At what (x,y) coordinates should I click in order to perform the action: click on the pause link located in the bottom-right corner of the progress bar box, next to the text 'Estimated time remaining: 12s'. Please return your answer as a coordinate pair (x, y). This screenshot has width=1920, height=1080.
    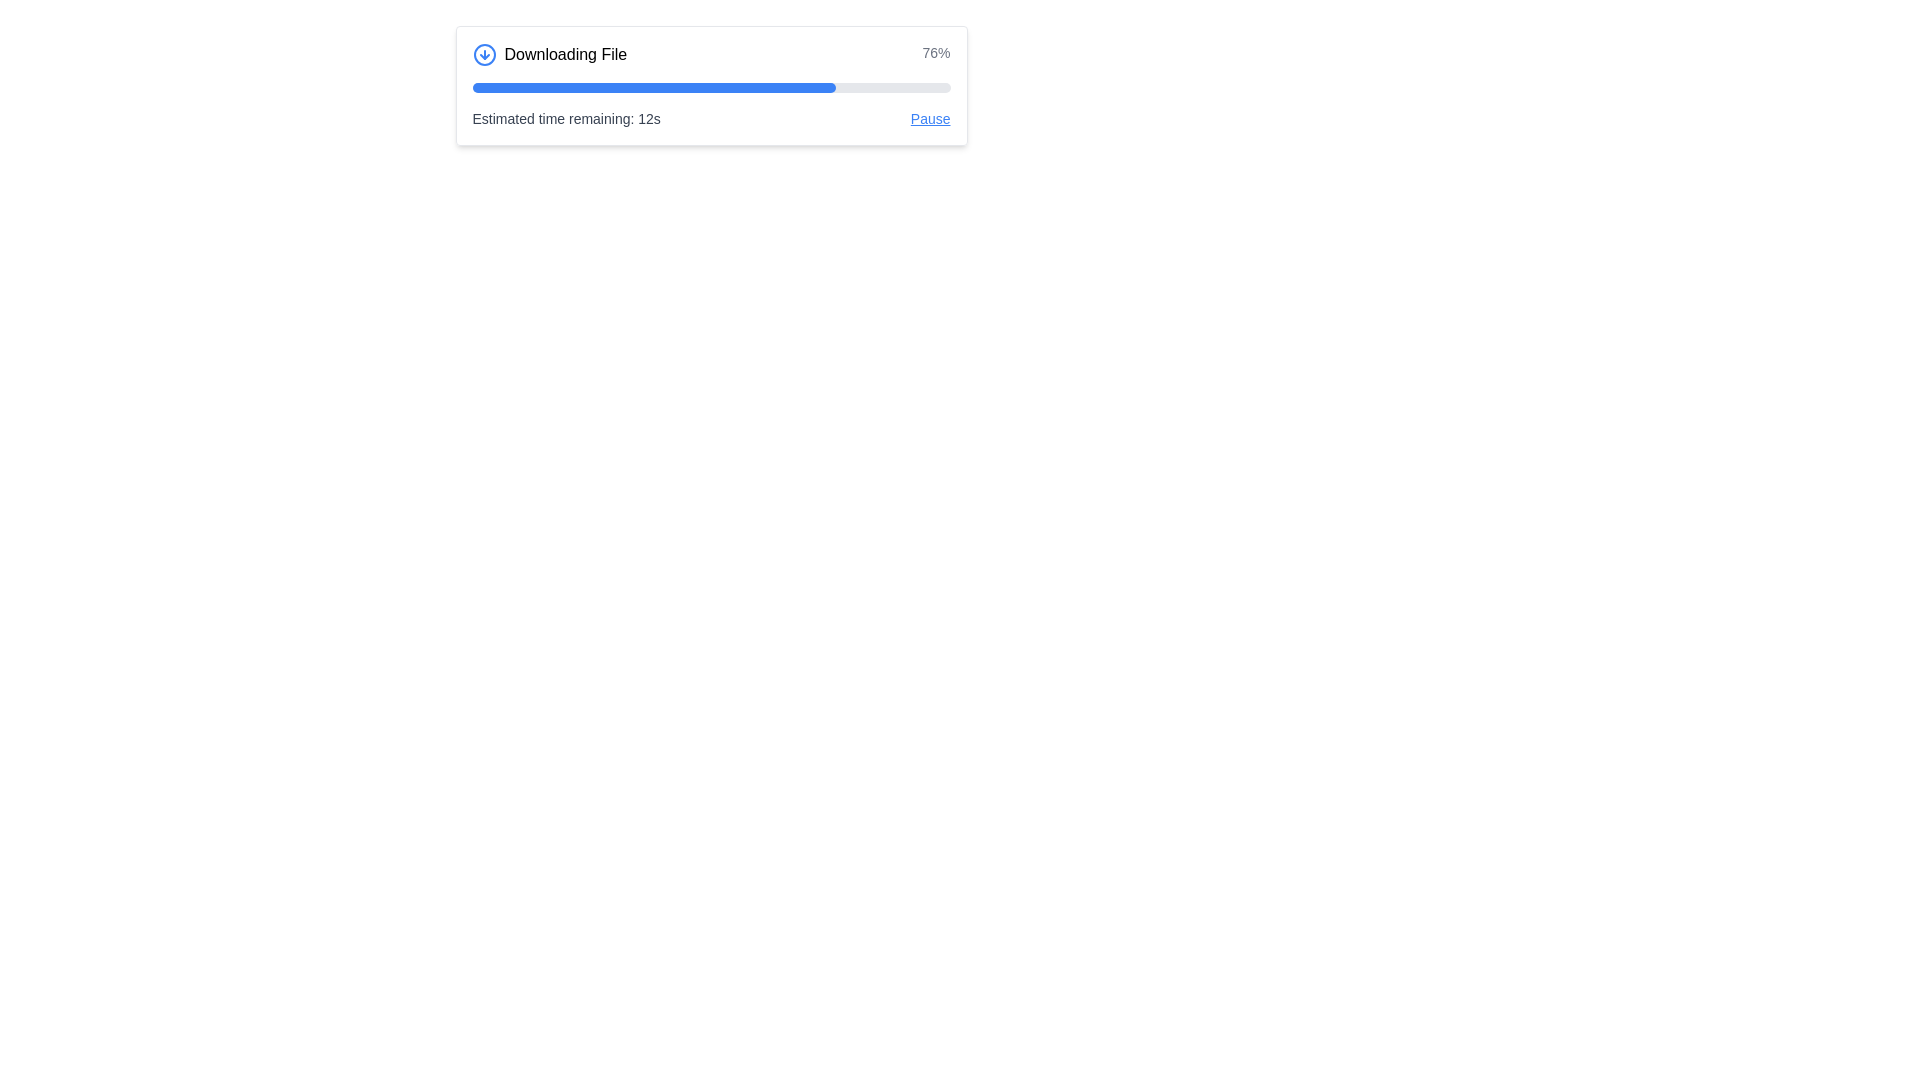
    Looking at the image, I should click on (929, 119).